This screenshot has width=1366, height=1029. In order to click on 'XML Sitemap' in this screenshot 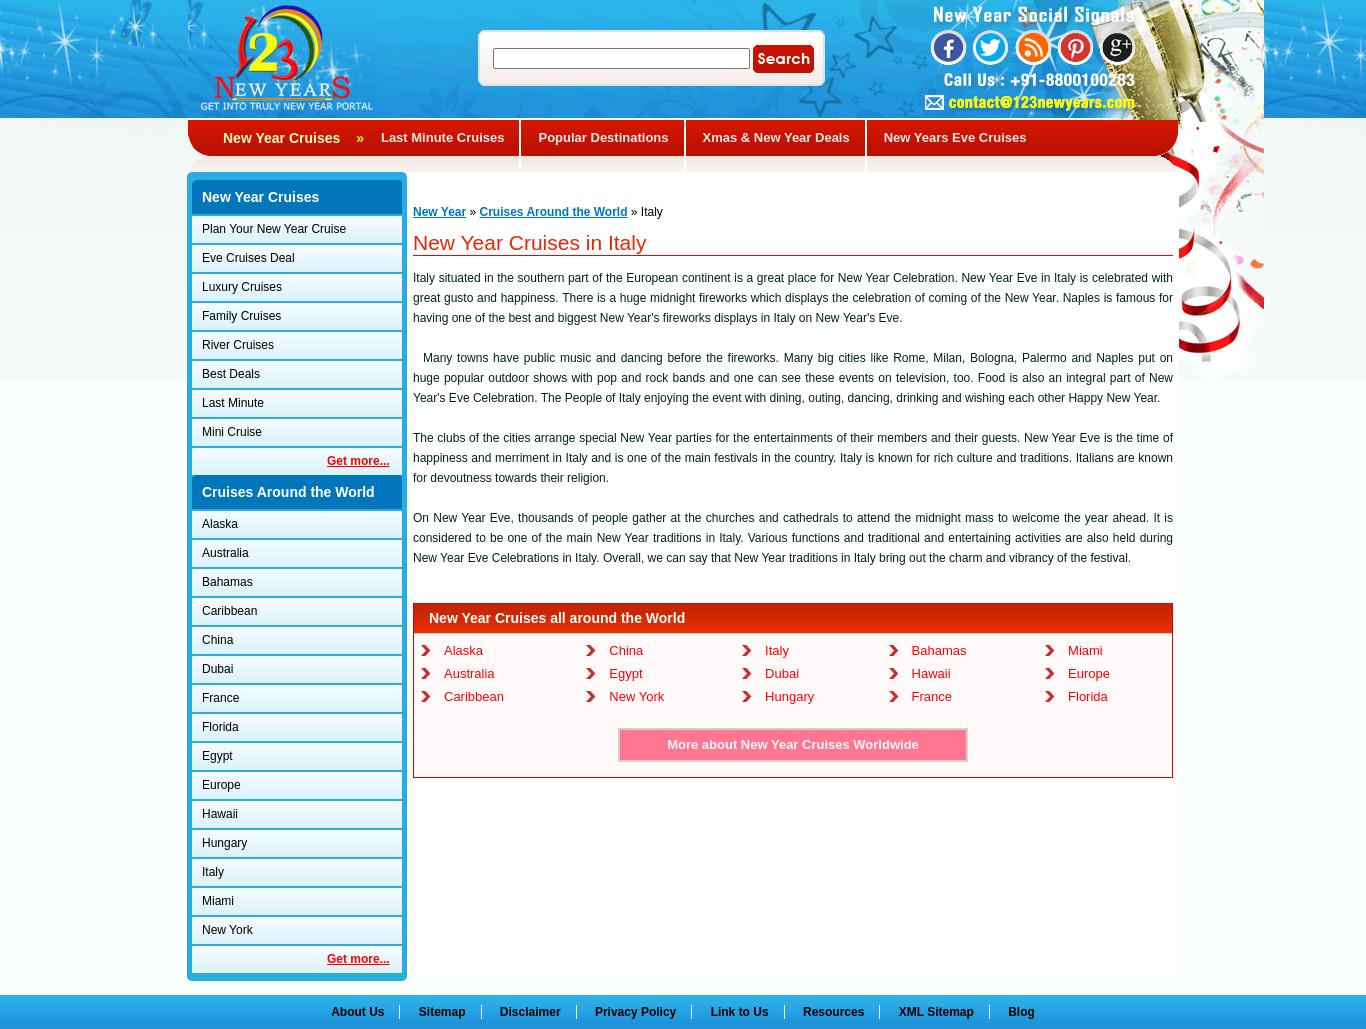, I will do `click(935, 1011)`.